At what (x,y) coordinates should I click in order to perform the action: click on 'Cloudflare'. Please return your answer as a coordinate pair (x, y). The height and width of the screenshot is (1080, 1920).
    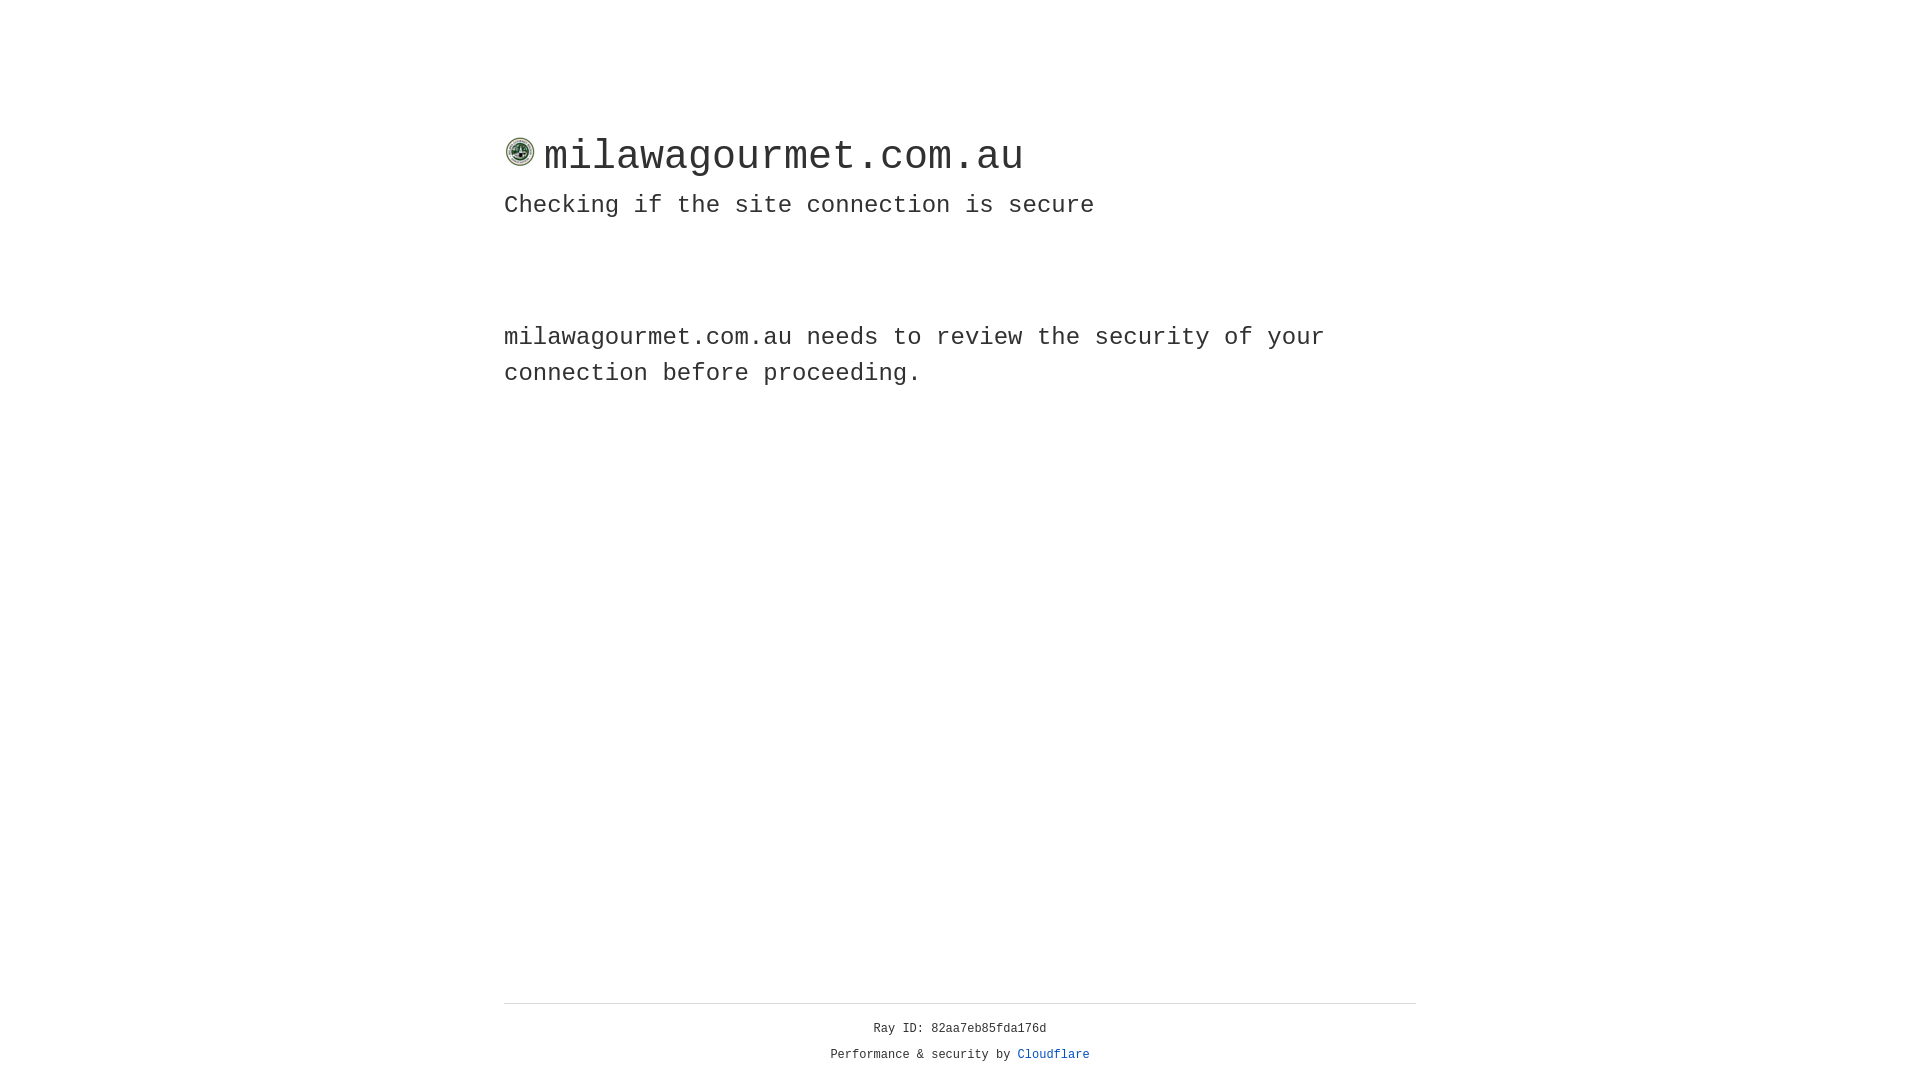
    Looking at the image, I should click on (1053, 1054).